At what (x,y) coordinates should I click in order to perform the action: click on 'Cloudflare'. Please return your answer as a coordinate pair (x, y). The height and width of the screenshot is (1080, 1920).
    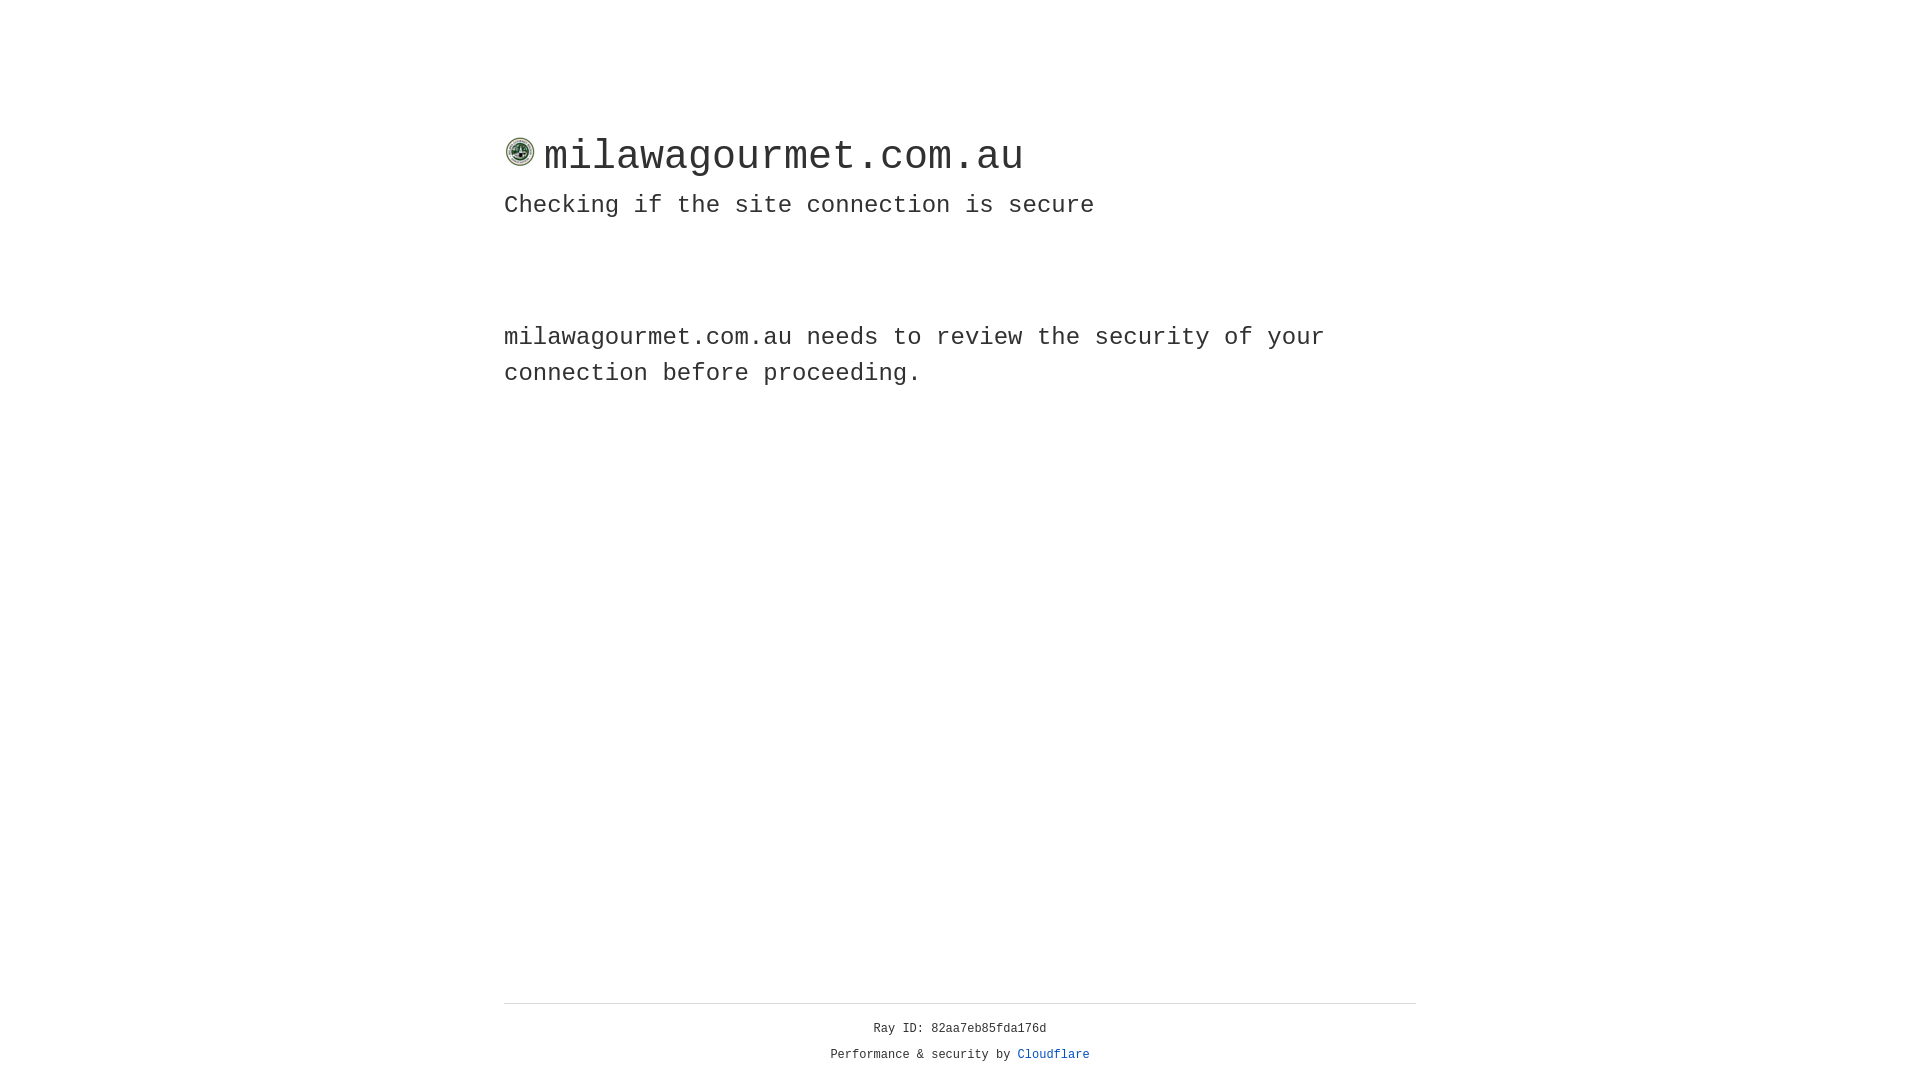
    Looking at the image, I should click on (1053, 1054).